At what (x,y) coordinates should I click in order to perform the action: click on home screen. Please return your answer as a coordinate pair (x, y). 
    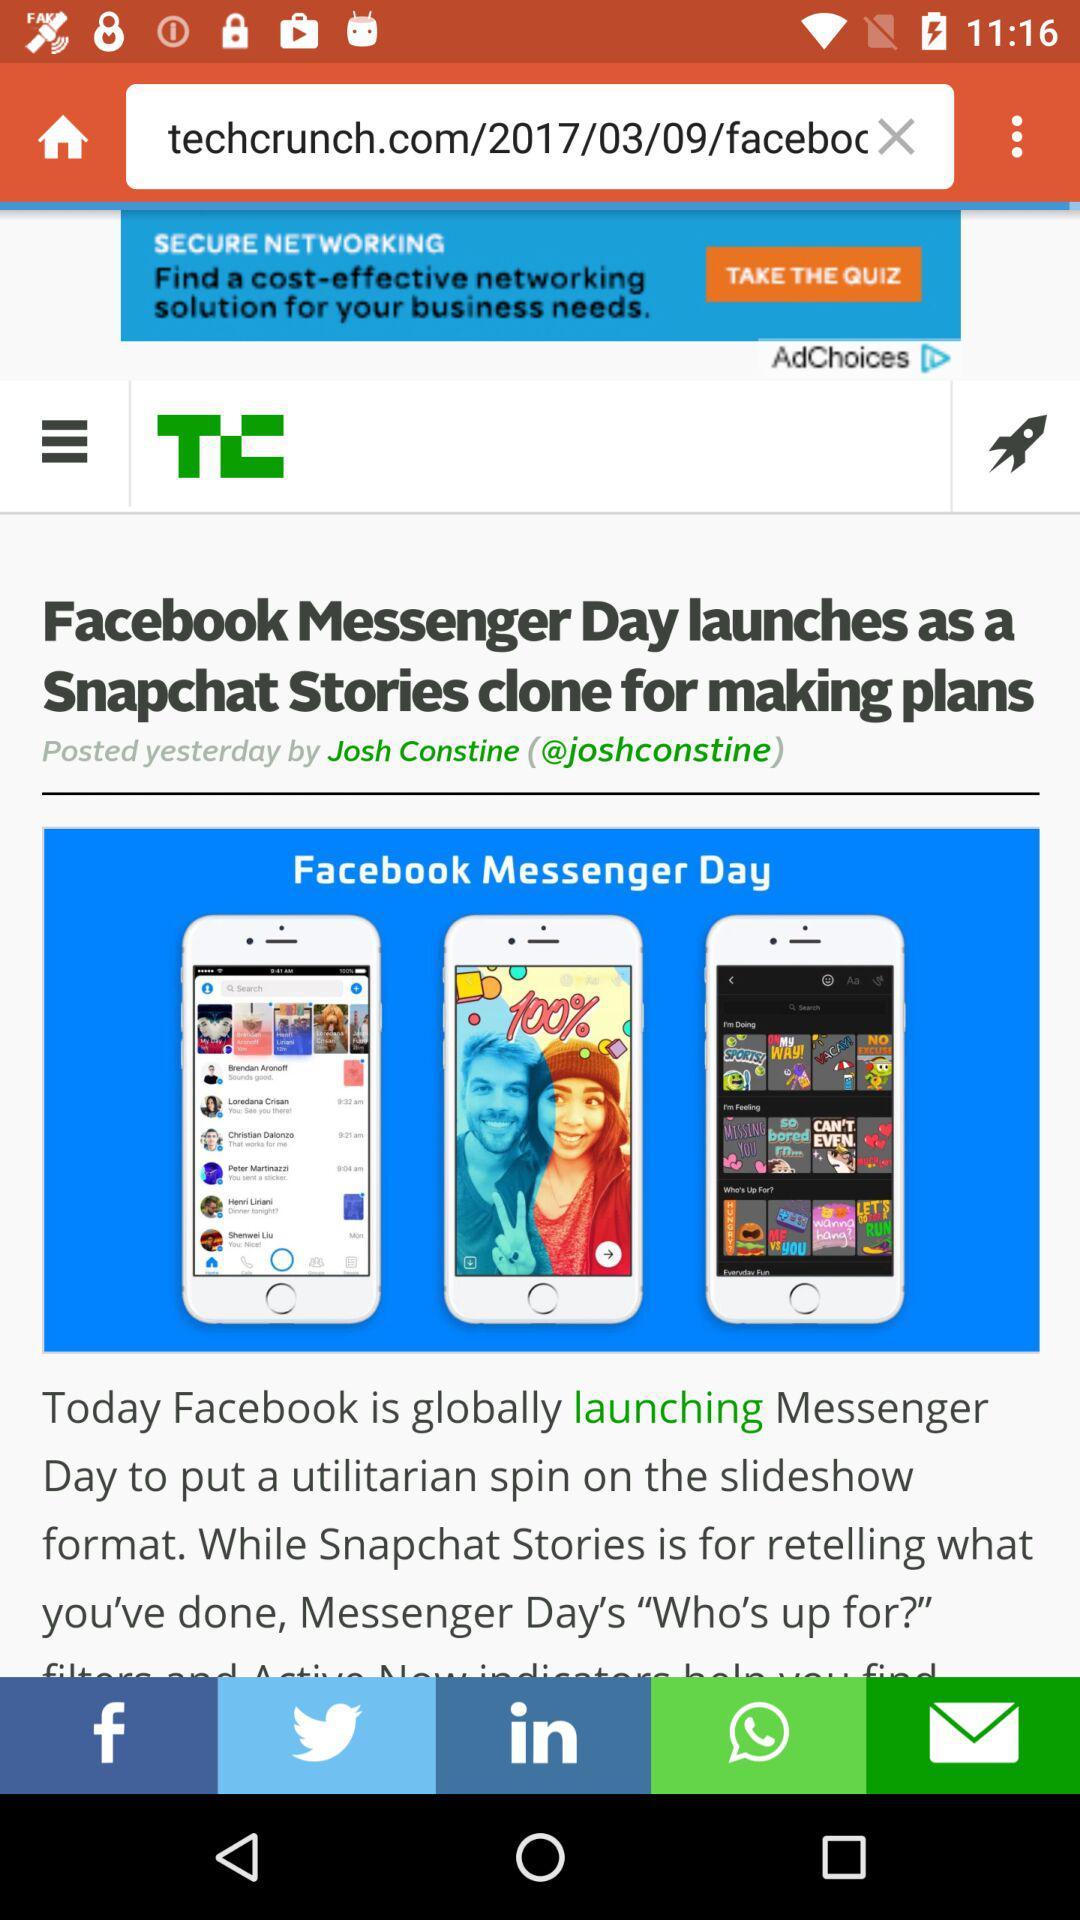
    Looking at the image, I should click on (61, 135).